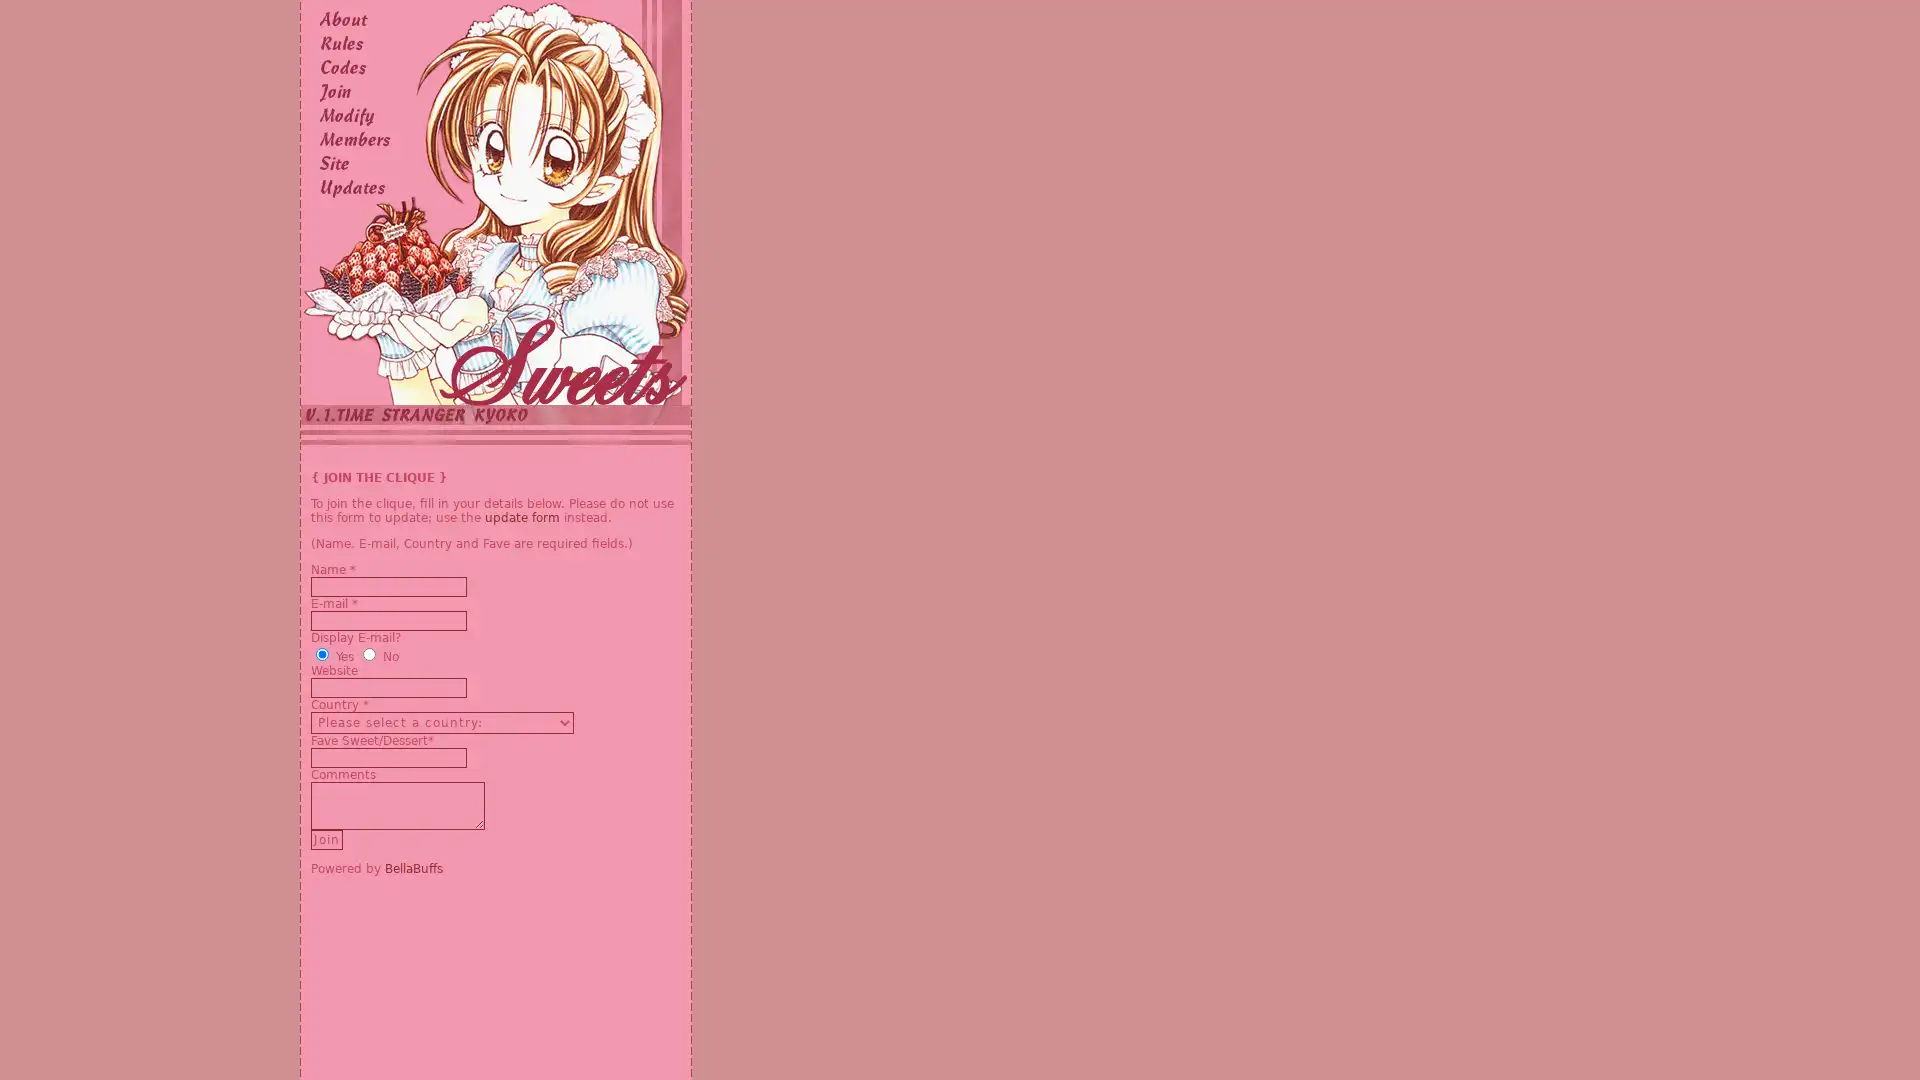 Image resolution: width=1920 pixels, height=1080 pixels. Describe the element at coordinates (326, 840) in the screenshot. I see `Join` at that location.